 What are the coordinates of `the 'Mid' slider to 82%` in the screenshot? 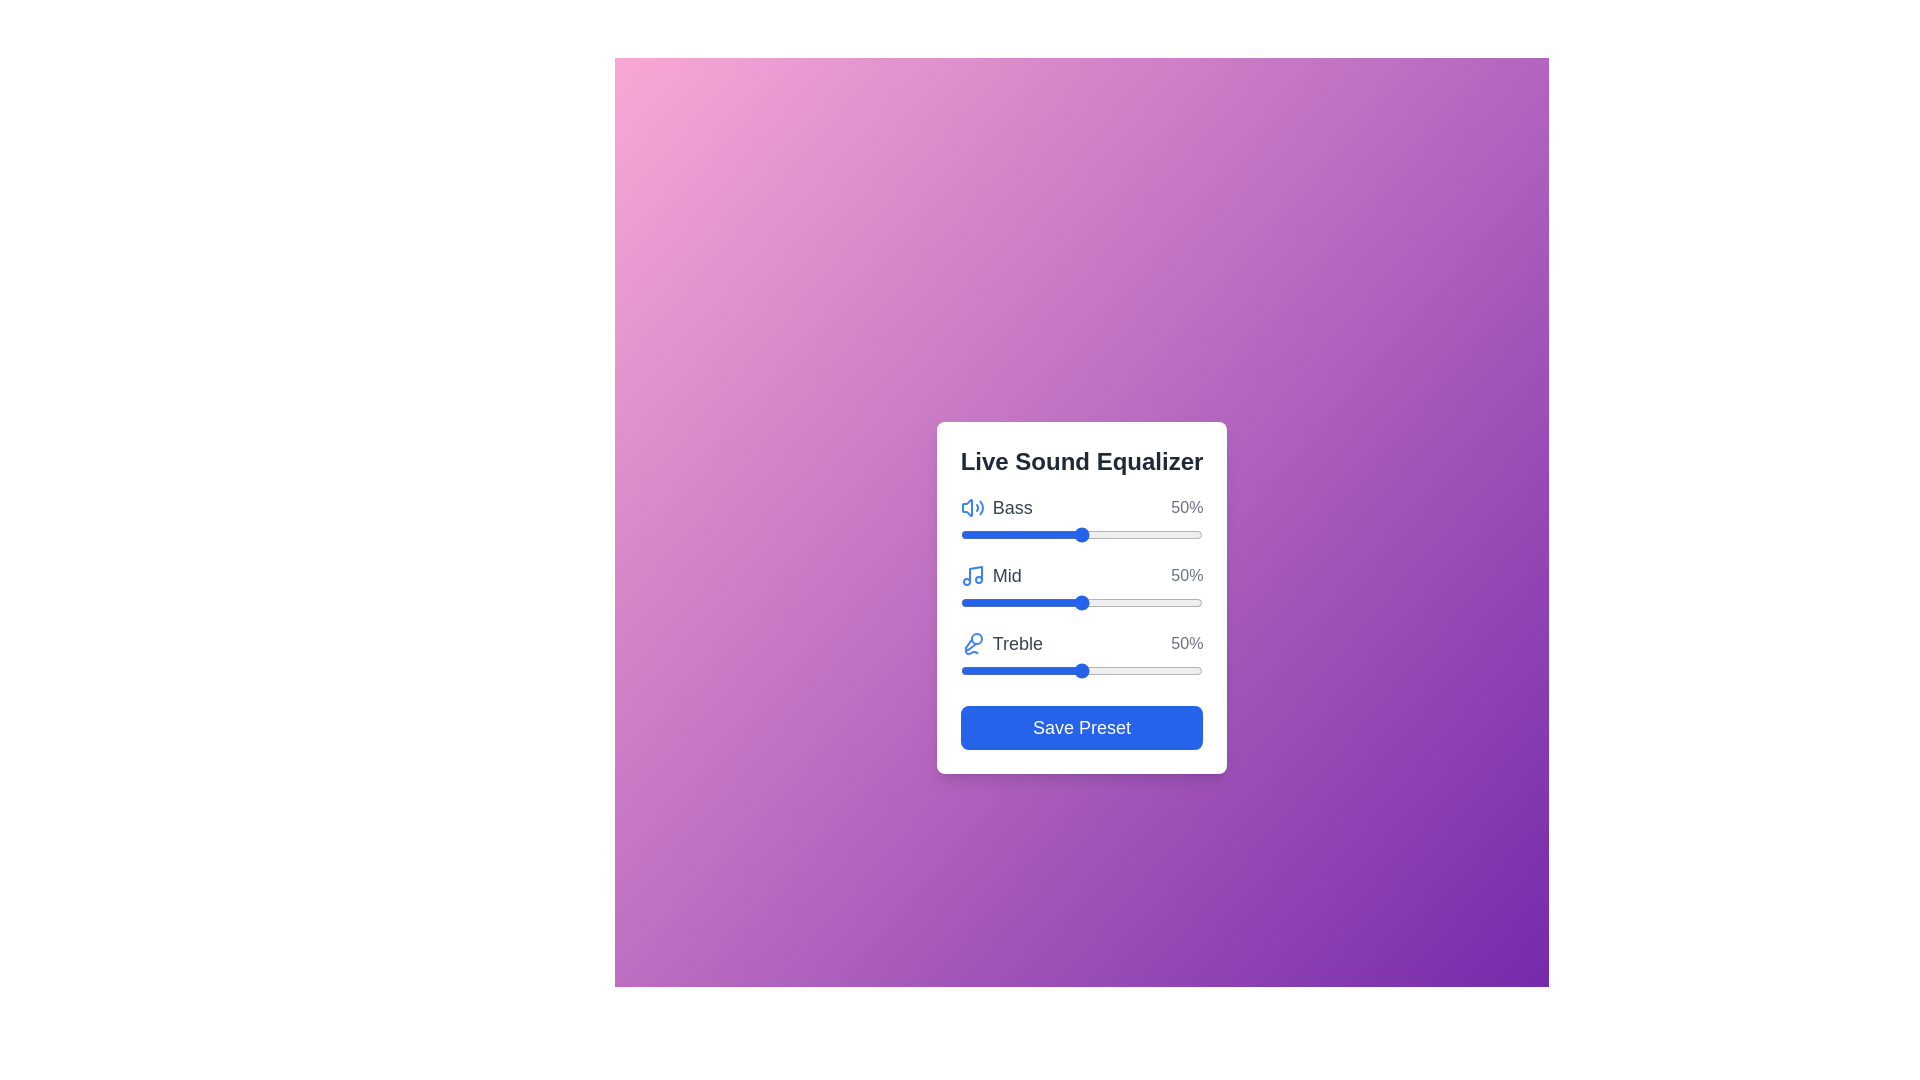 It's located at (1159, 601).